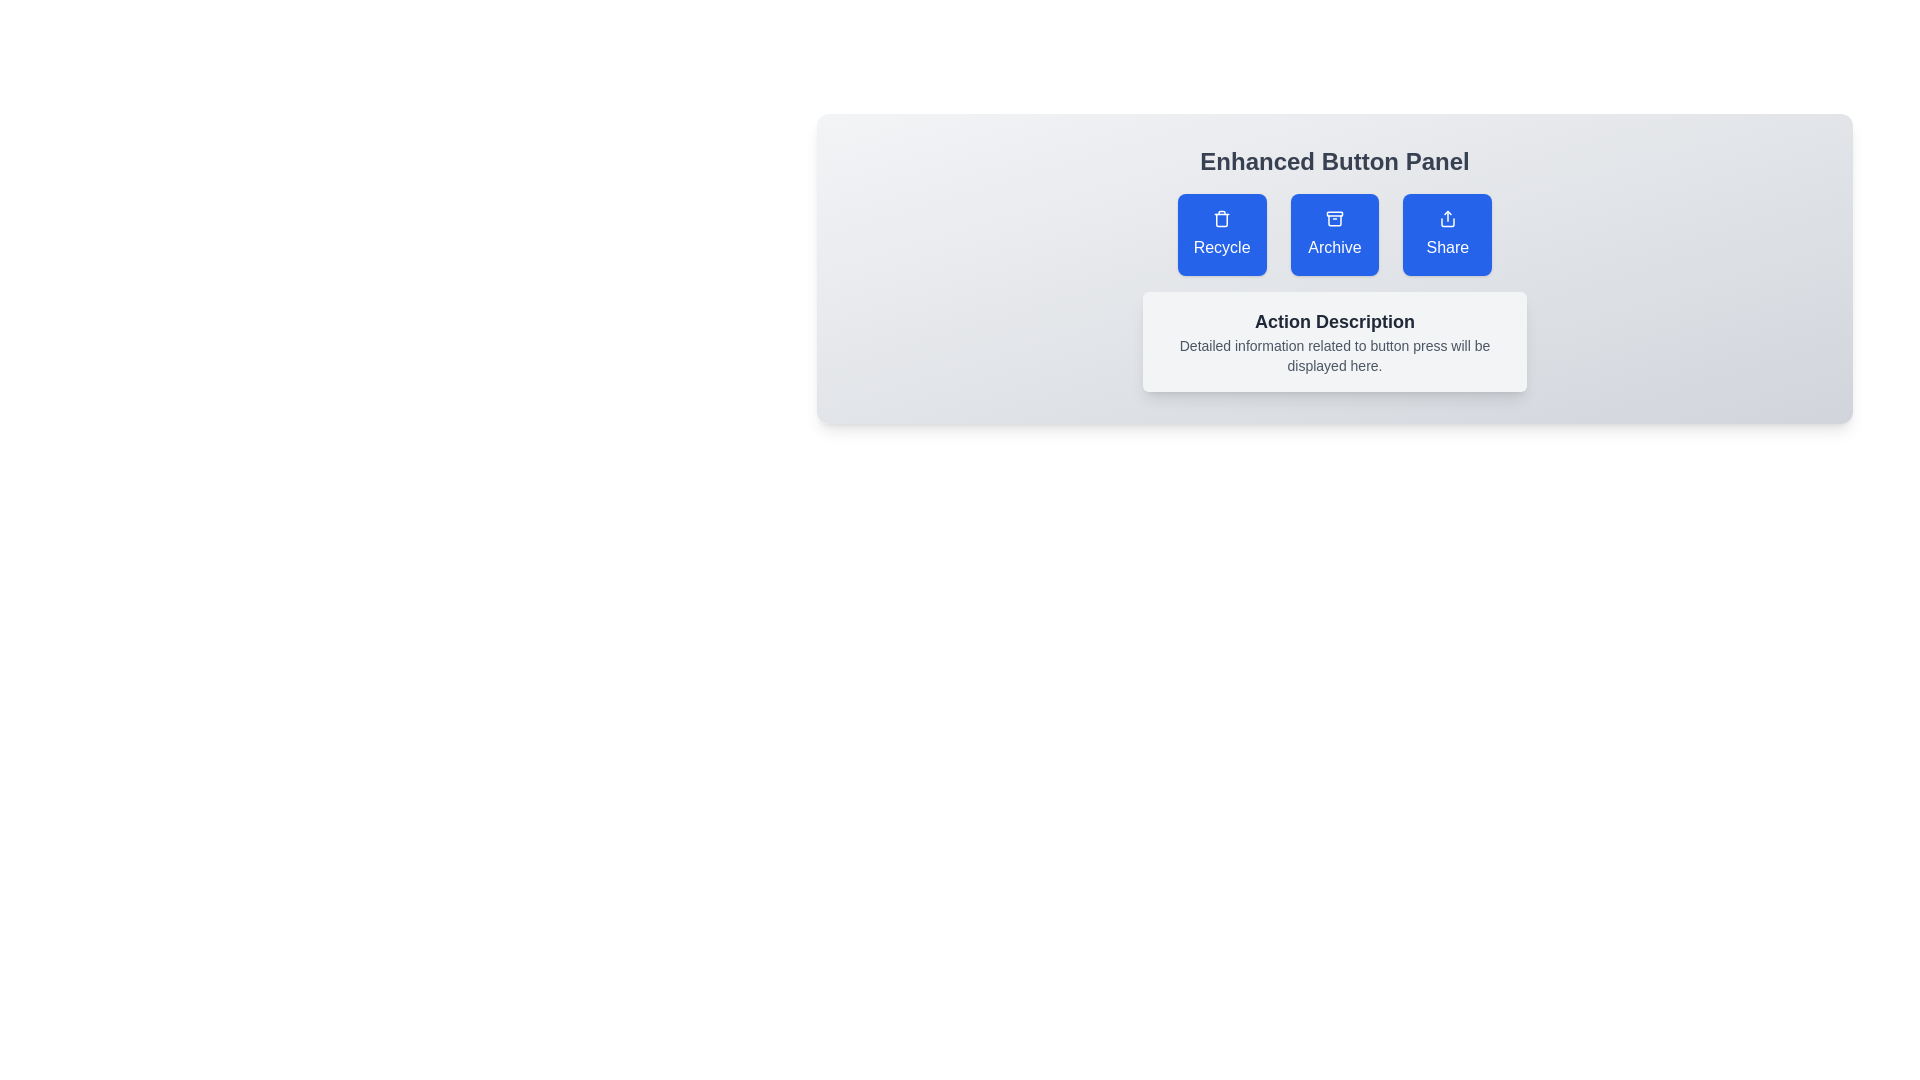 Image resolution: width=1920 pixels, height=1080 pixels. What do you see at coordinates (1221, 234) in the screenshot?
I see `the leftmost button in the button group to trigger a visual transformation` at bounding box center [1221, 234].